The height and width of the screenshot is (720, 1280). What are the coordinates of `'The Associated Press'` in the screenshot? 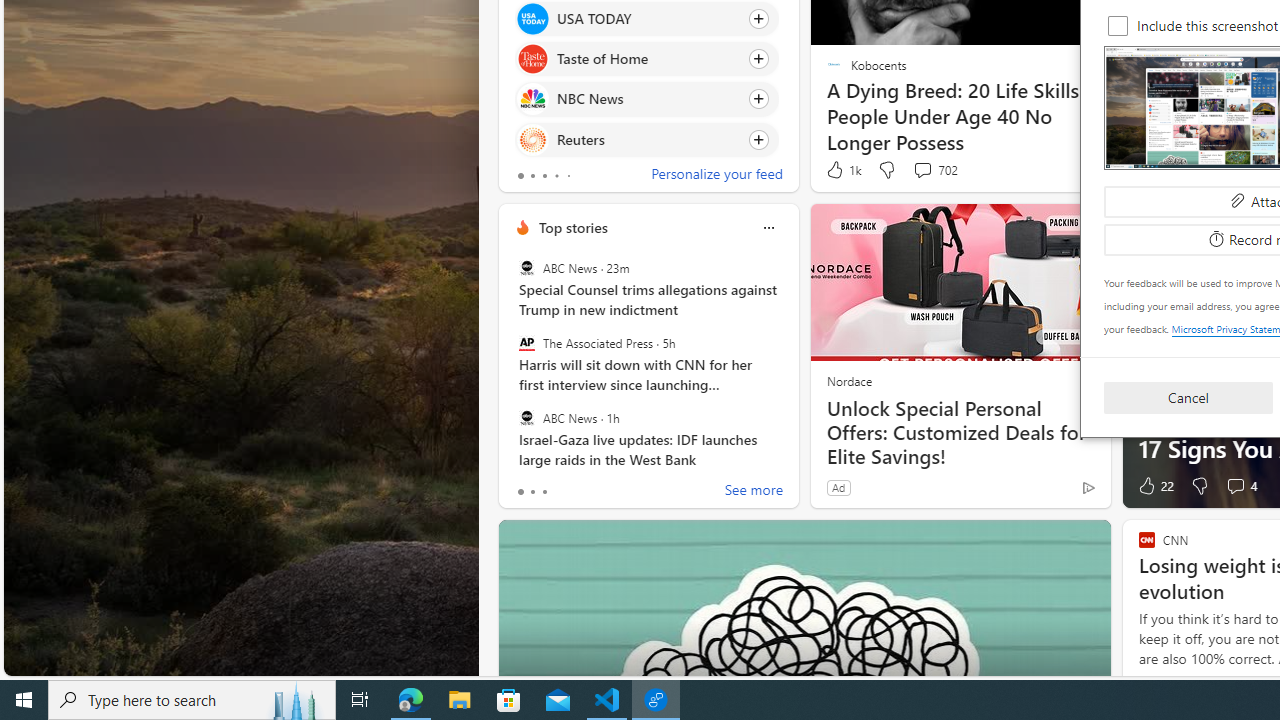 It's located at (526, 342).